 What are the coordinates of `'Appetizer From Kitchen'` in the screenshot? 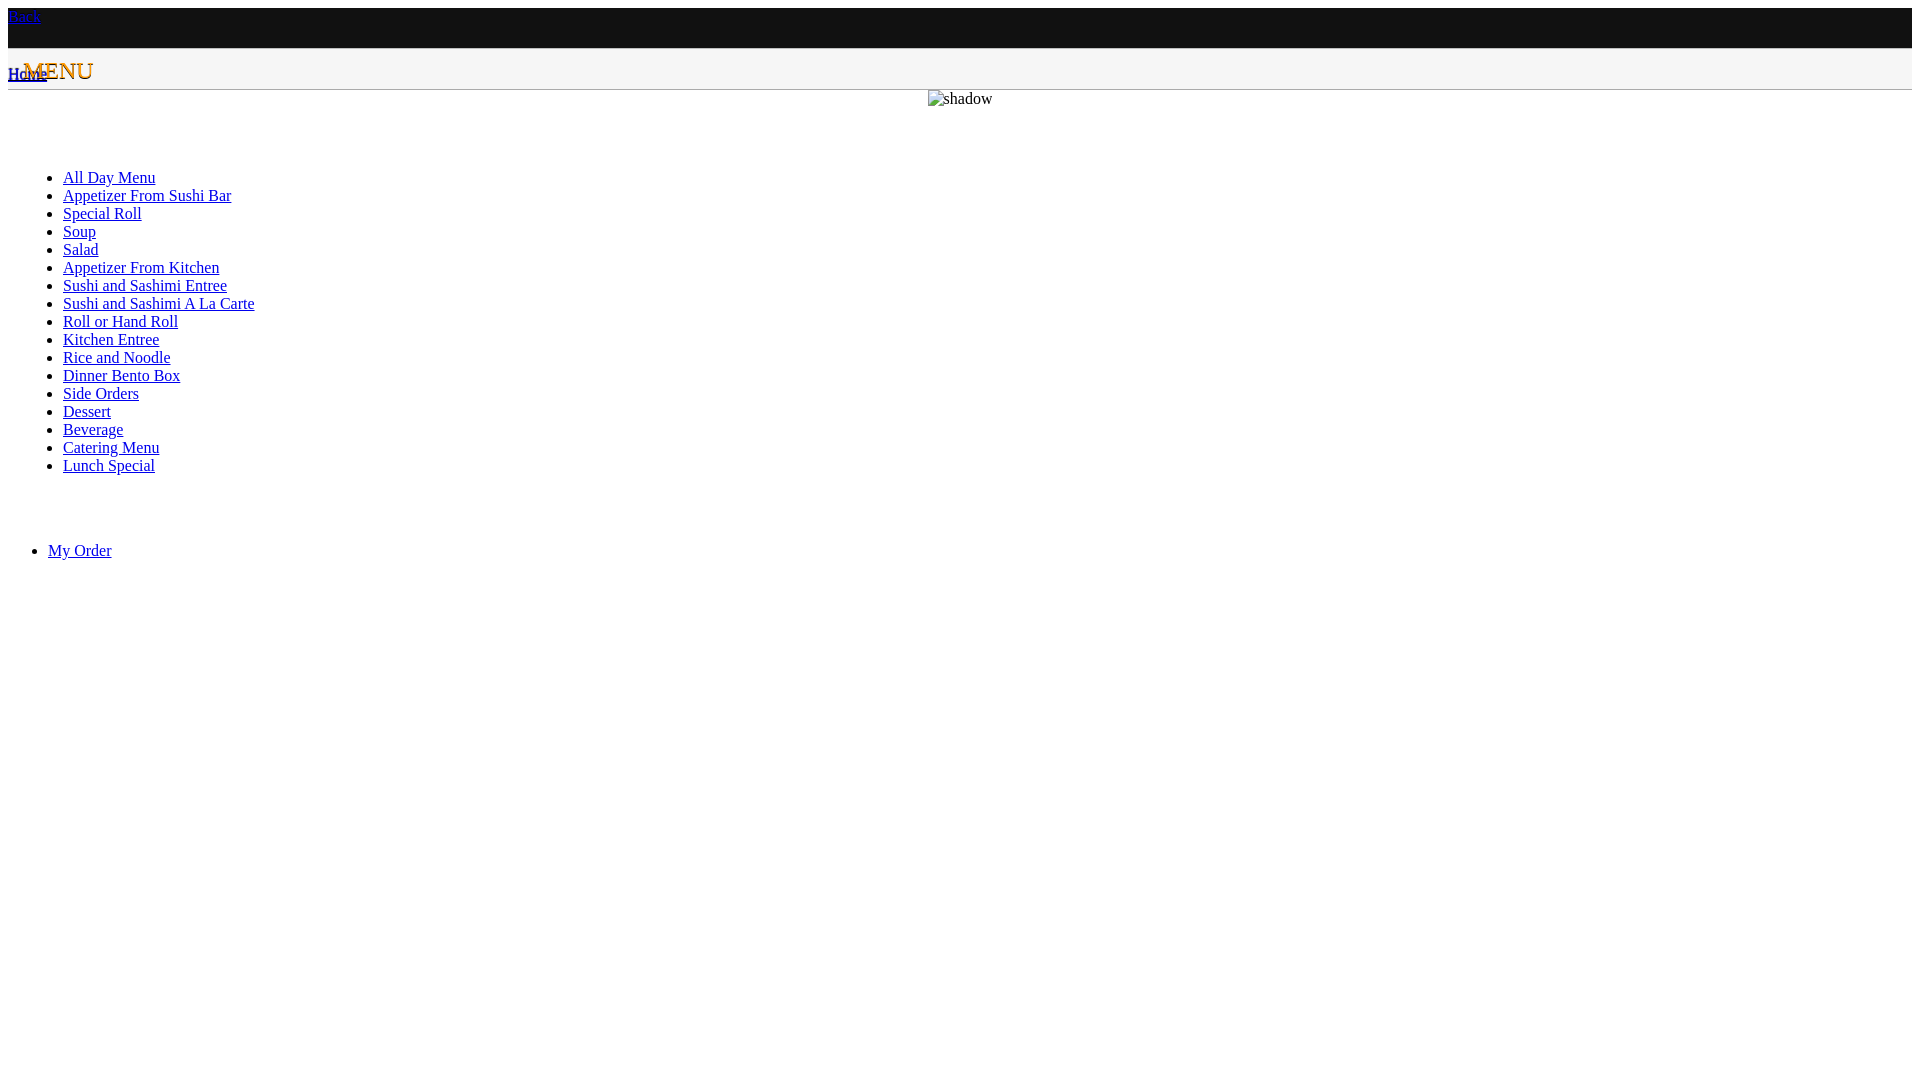 It's located at (139, 266).